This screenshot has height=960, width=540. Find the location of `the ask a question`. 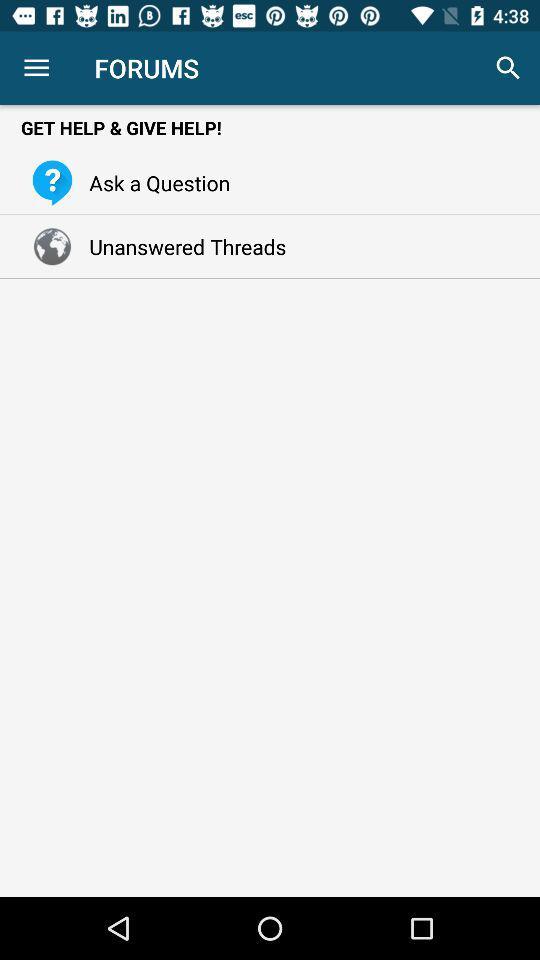

the ask a question is located at coordinates (153, 182).